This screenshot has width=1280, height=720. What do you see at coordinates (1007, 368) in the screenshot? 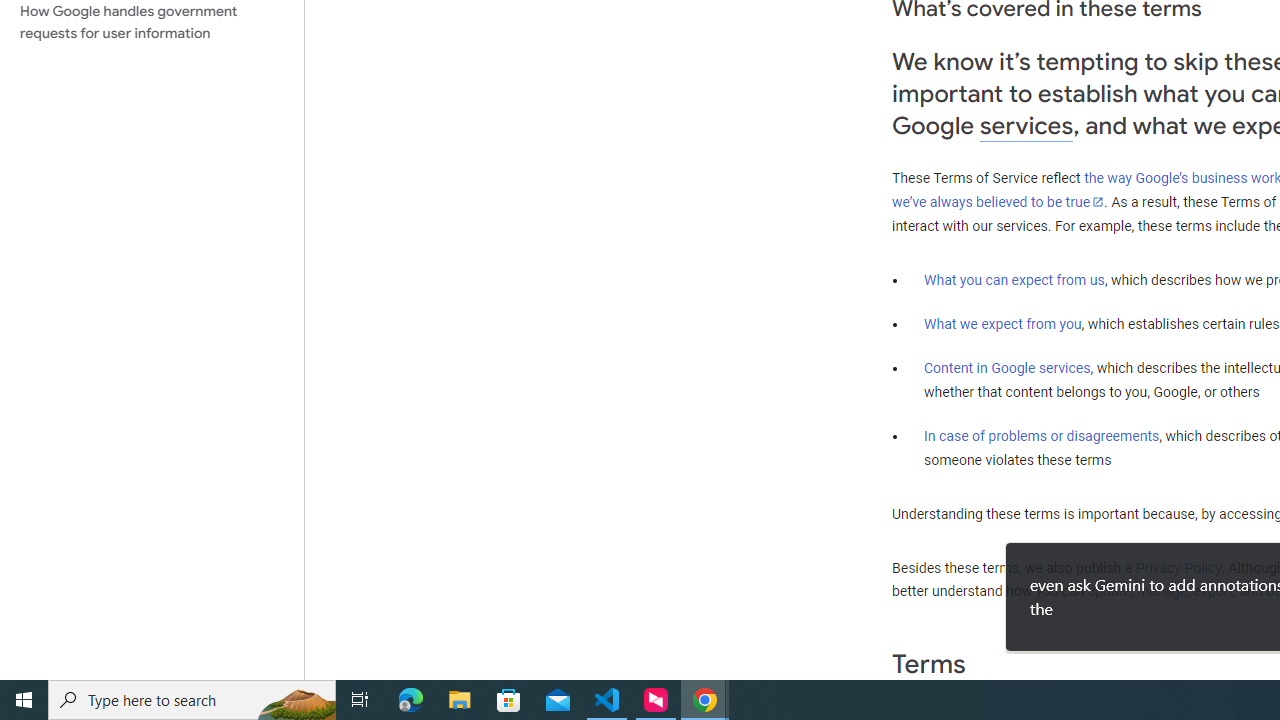
I see `'Content in Google services'` at bounding box center [1007, 368].